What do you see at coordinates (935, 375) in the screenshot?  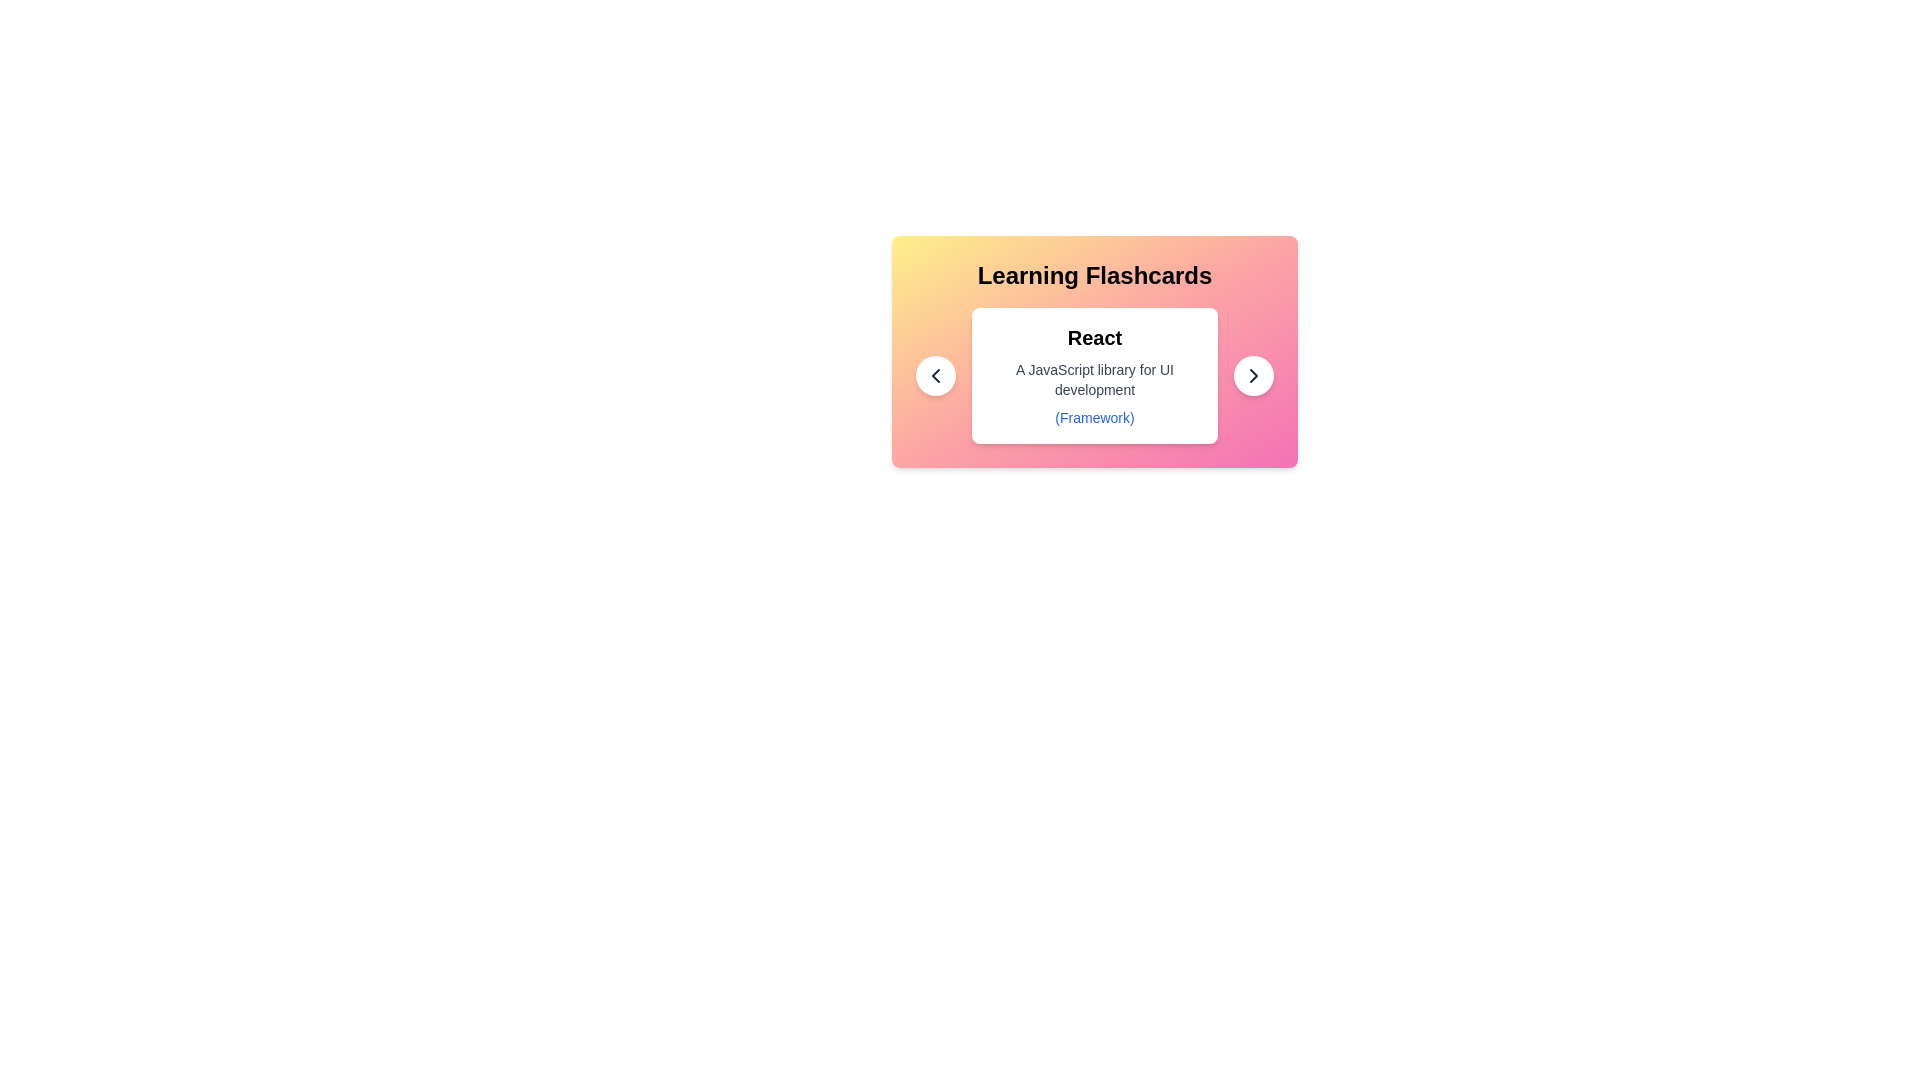 I see `the left arrow button to navigate to the previous flashcard` at bounding box center [935, 375].